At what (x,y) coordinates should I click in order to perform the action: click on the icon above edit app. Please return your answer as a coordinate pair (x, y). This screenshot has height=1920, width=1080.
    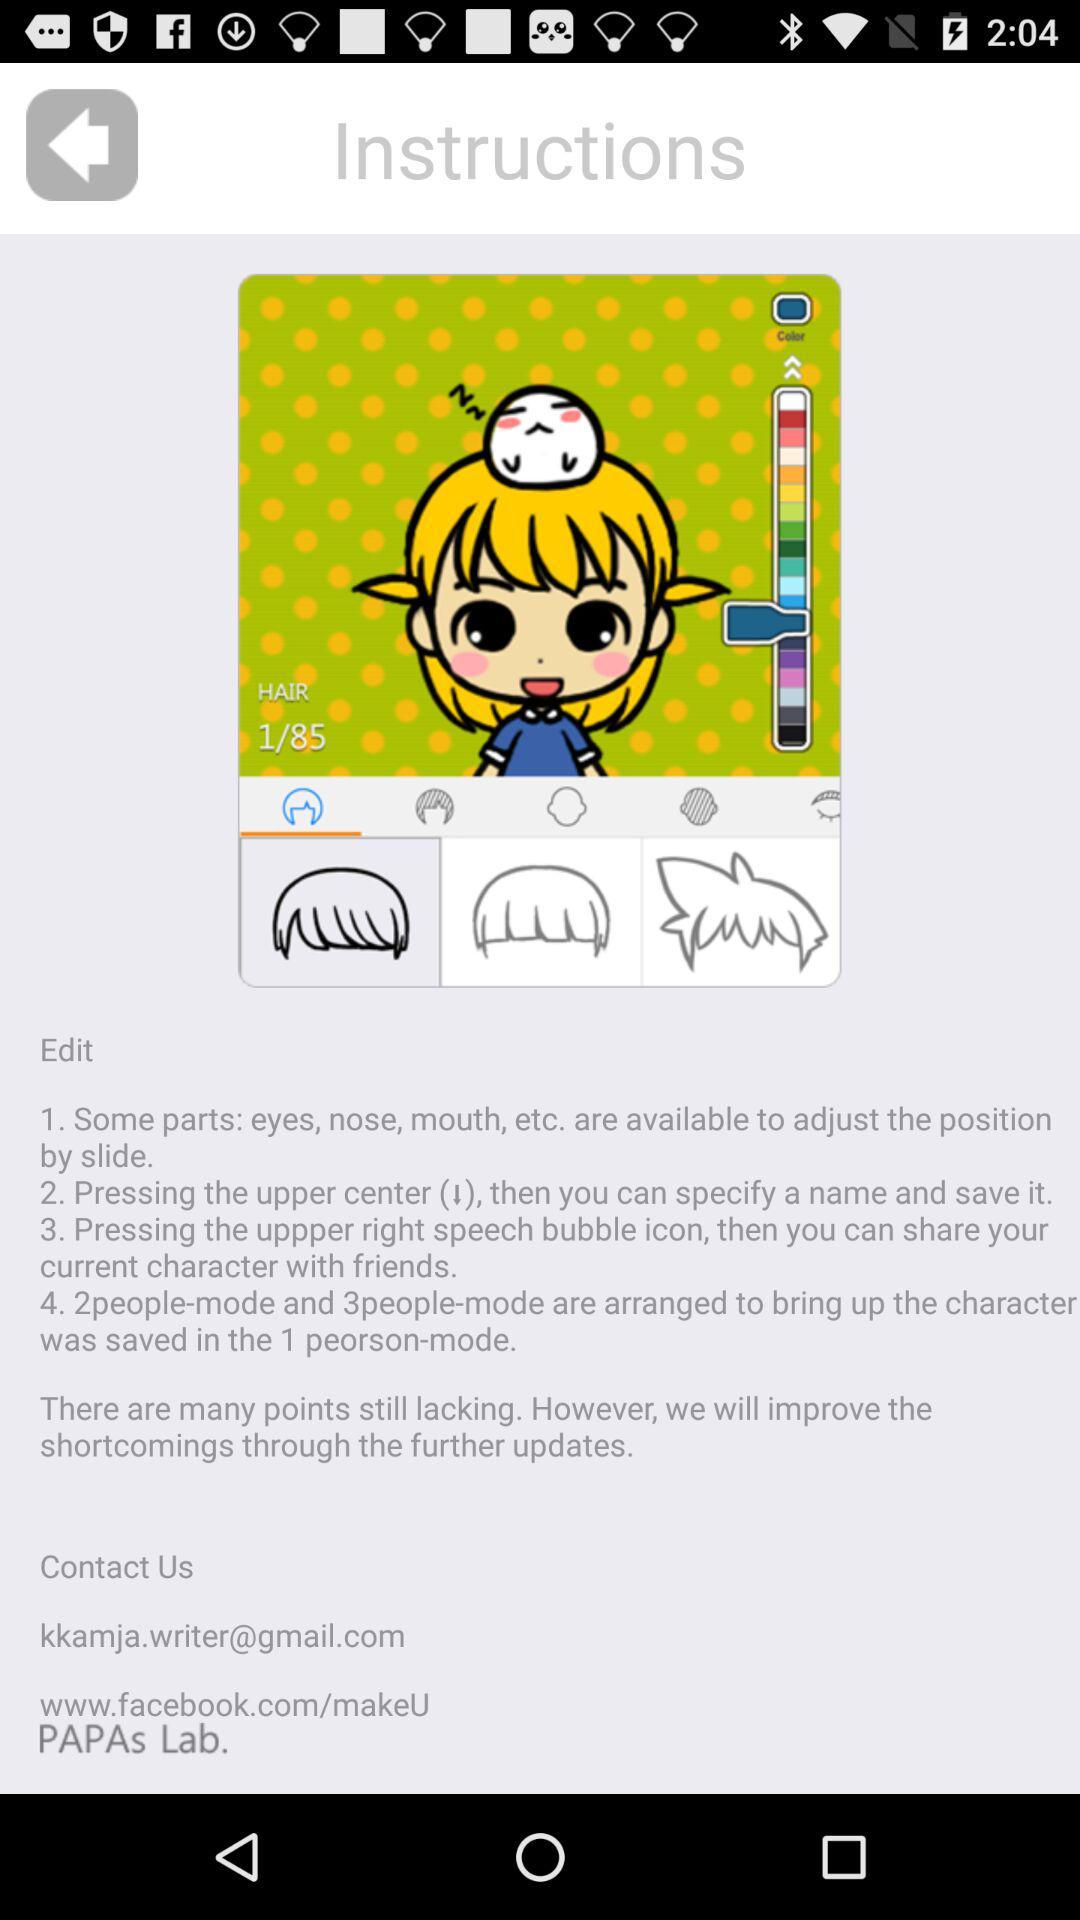
    Looking at the image, I should click on (81, 144).